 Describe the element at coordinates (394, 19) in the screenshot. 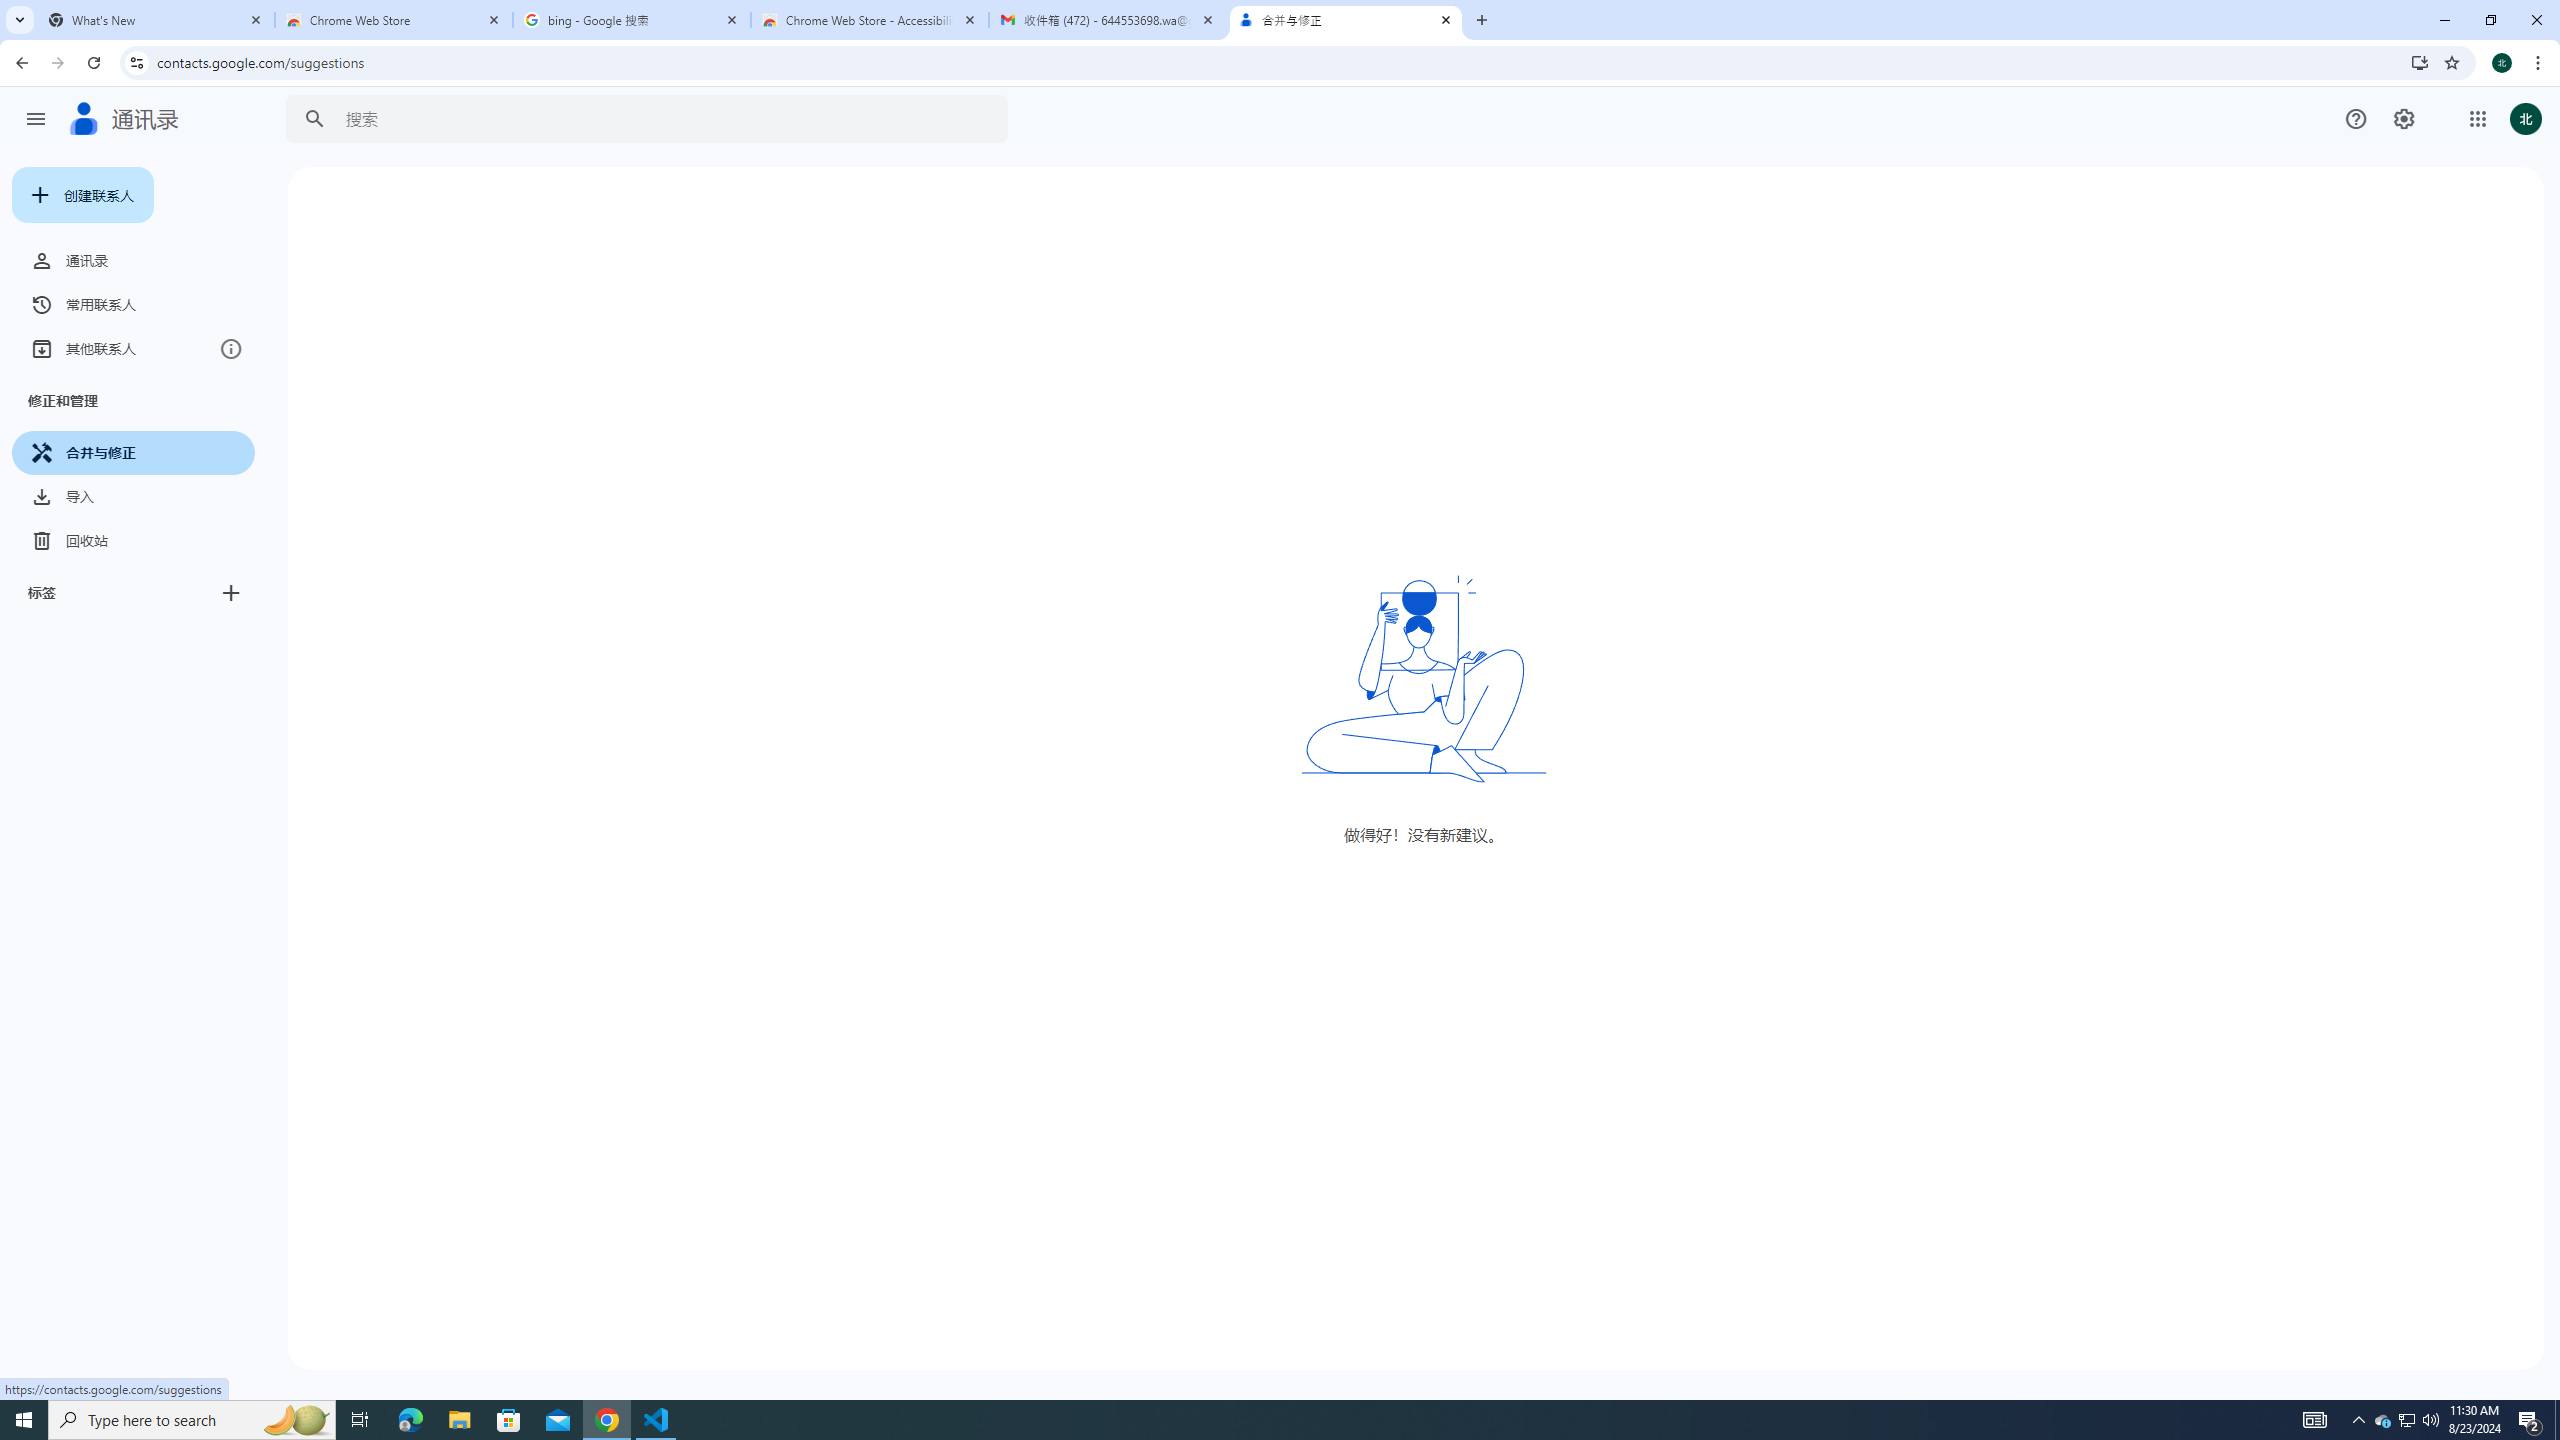

I see `'Chrome Web Store'` at that location.